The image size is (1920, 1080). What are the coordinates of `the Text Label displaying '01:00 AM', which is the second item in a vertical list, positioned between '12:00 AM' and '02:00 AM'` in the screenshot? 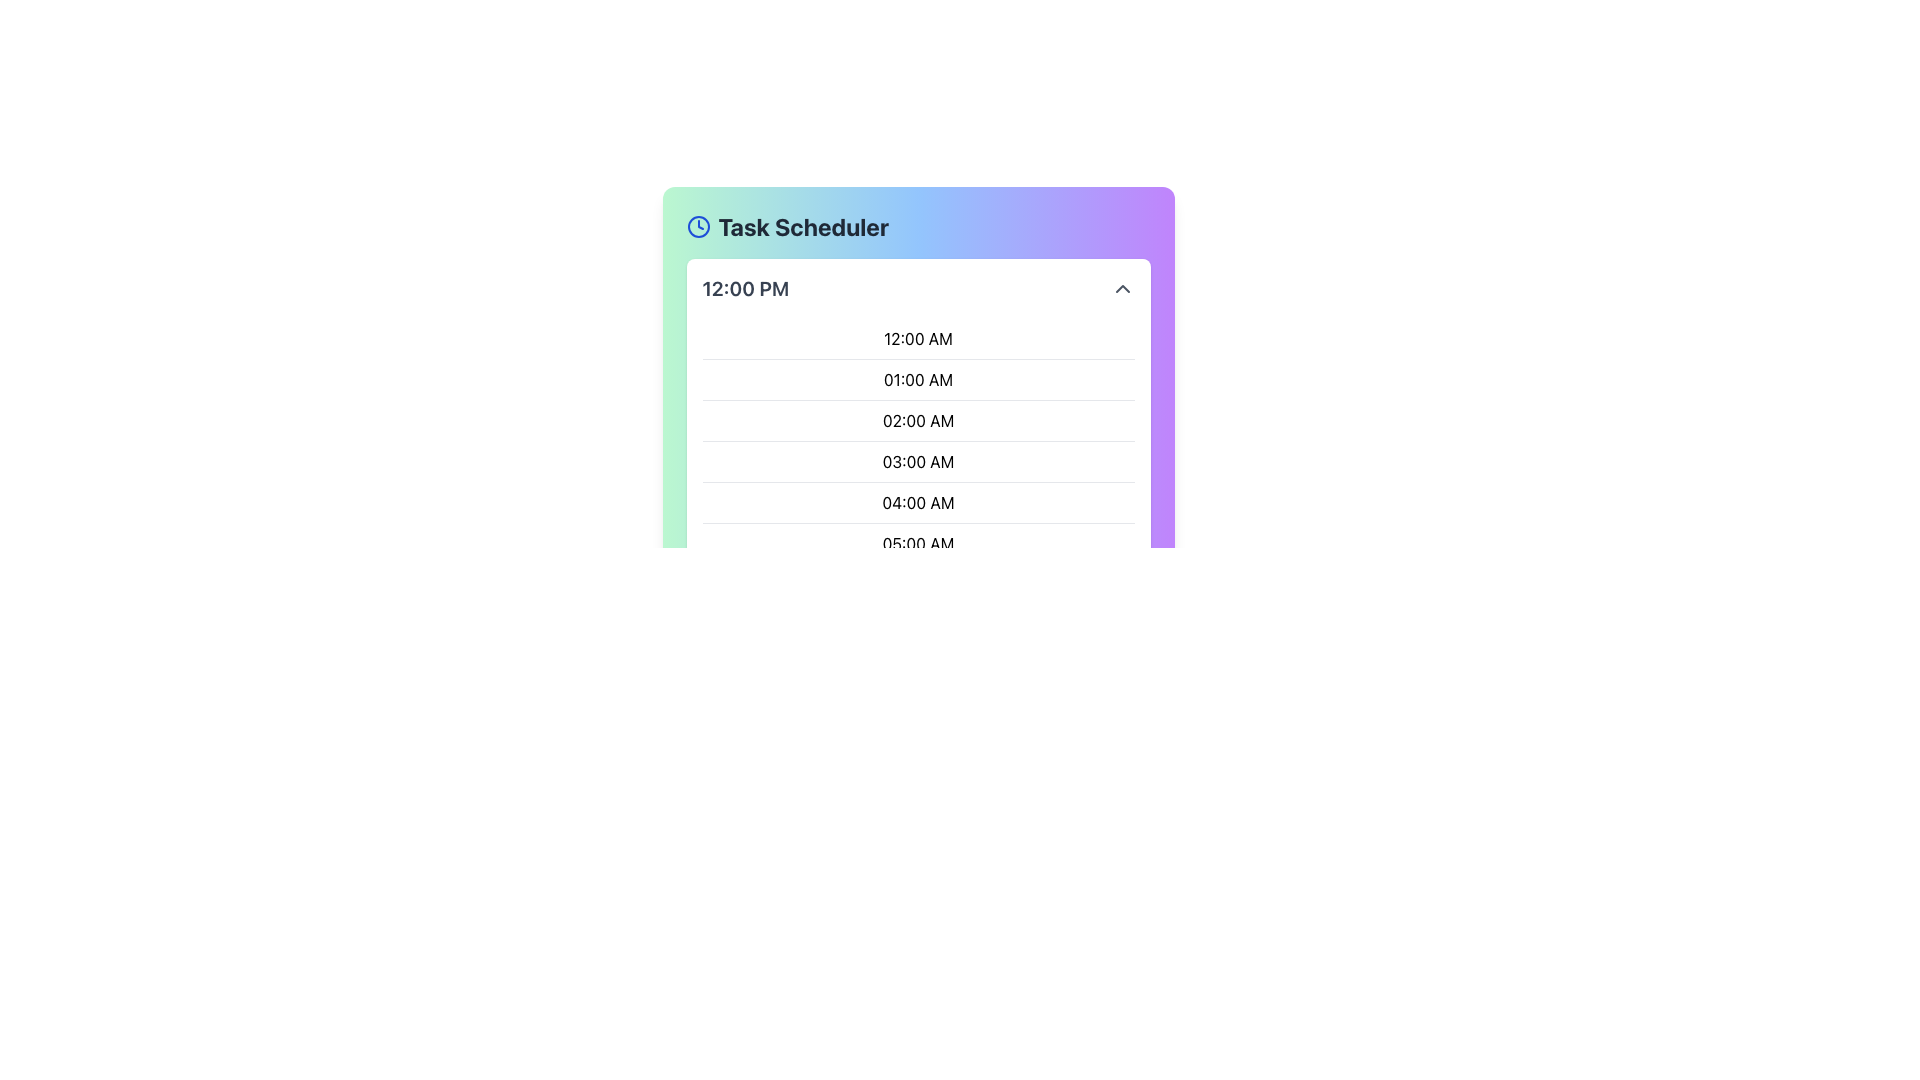 It's located at (917, 379).